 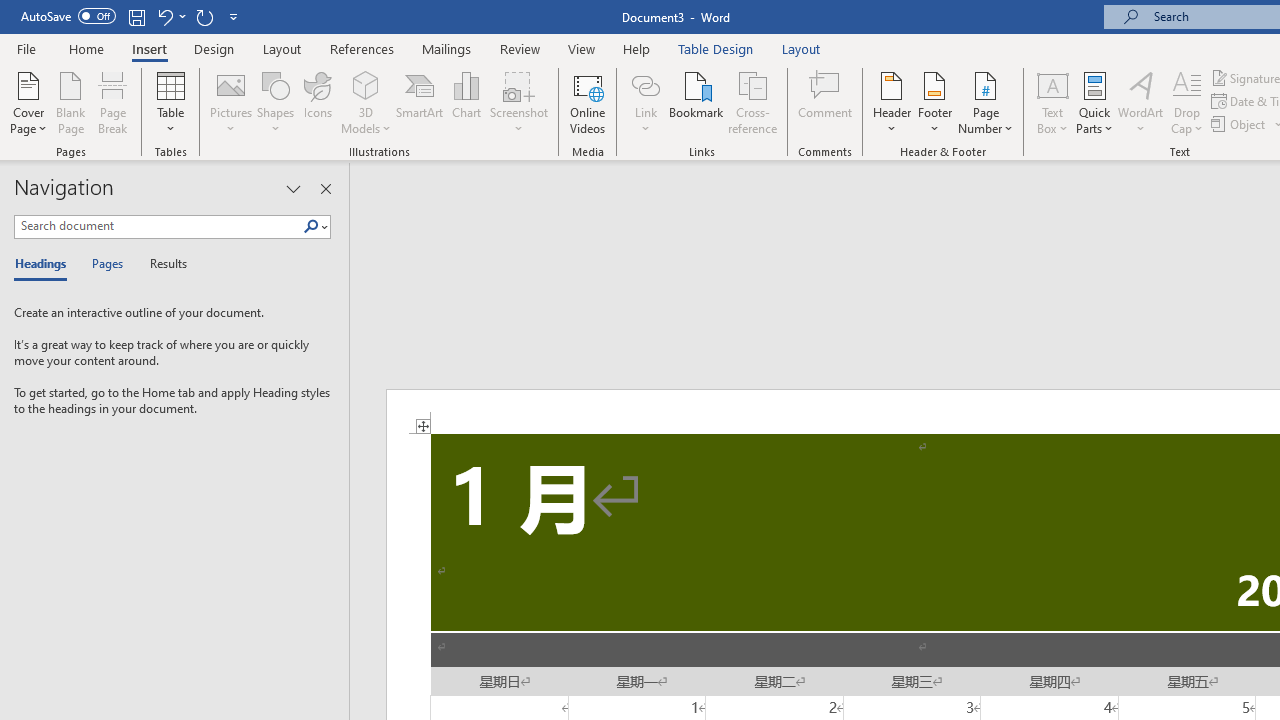 I want to click on 'Bookmark...', so click(x=696, y=103).